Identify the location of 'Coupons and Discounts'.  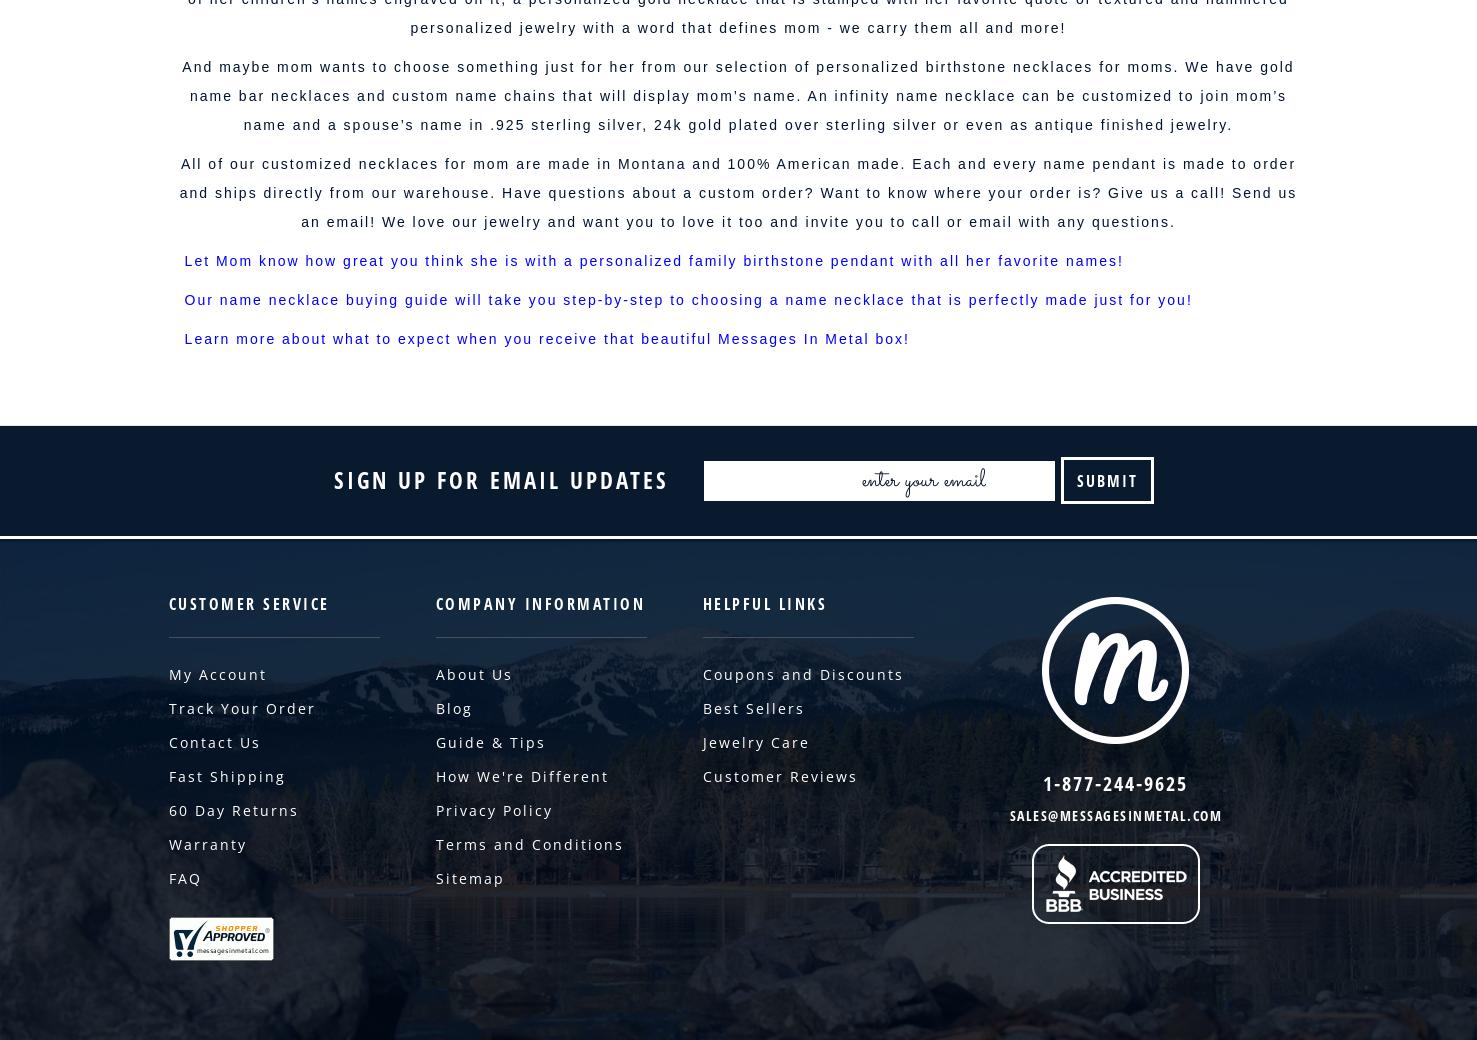
(801, 674).